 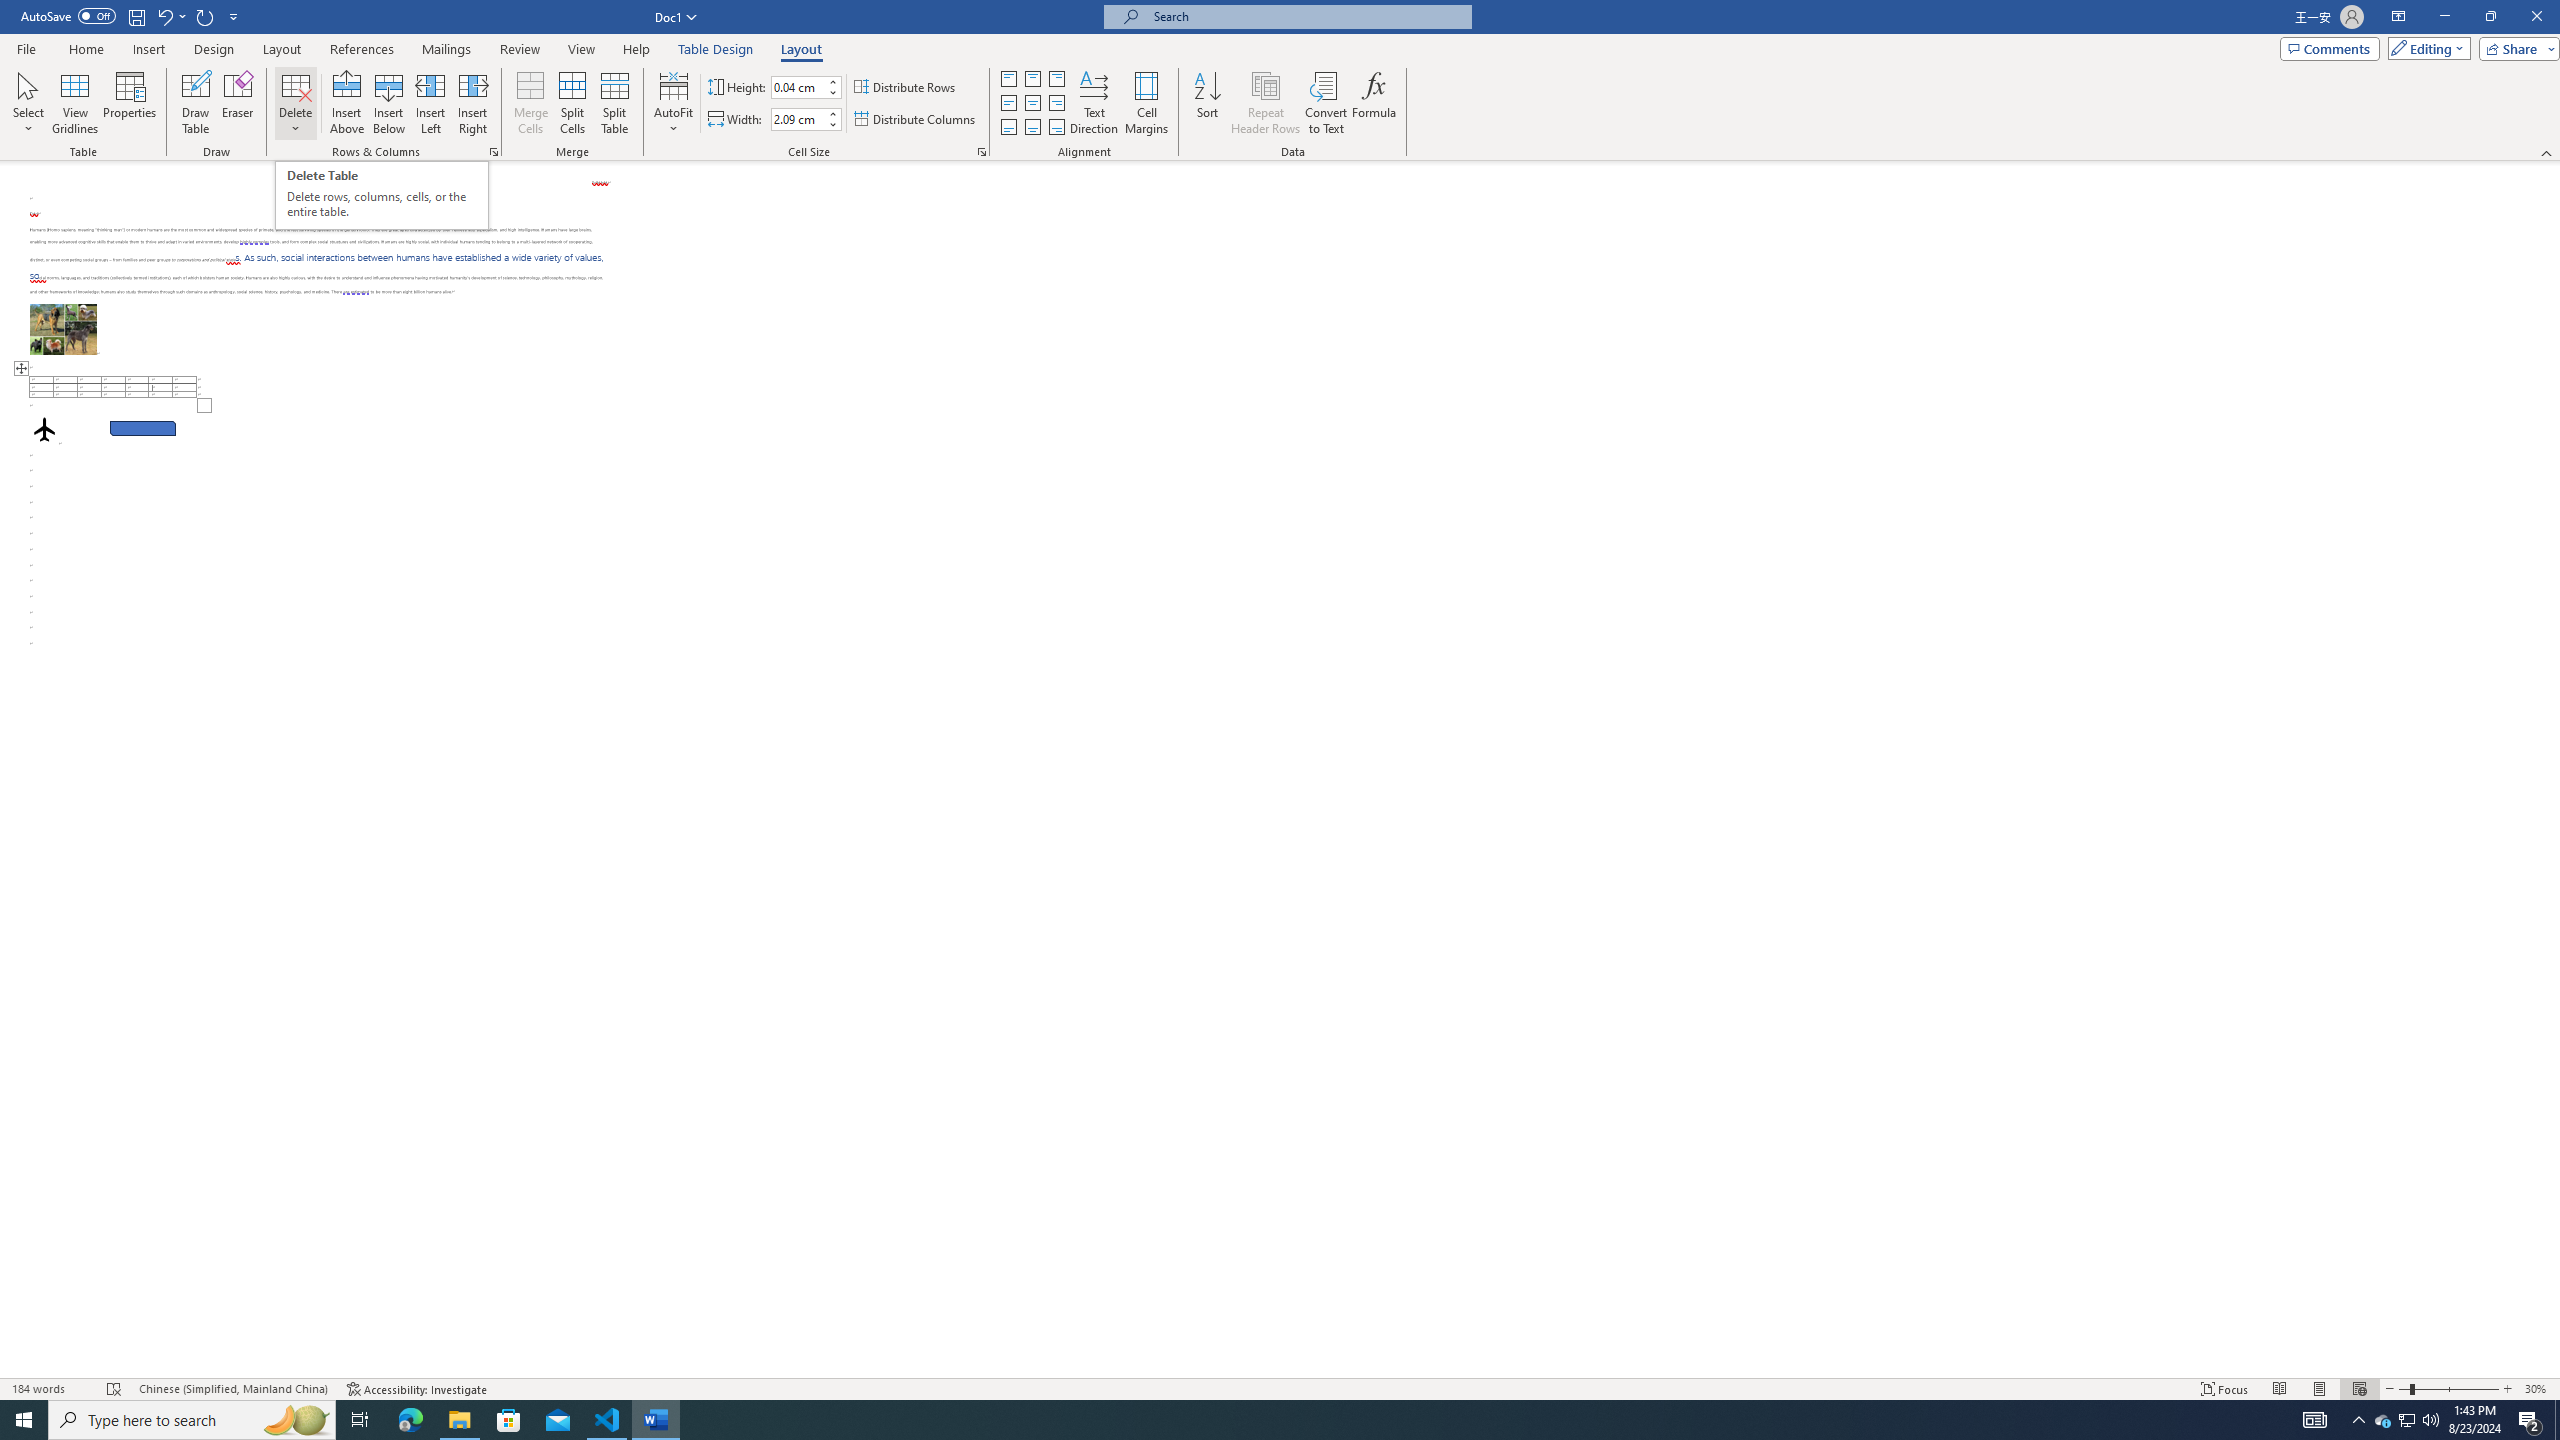 I want to click on 'Zoom 30%', so click(x=2537, y=1389).